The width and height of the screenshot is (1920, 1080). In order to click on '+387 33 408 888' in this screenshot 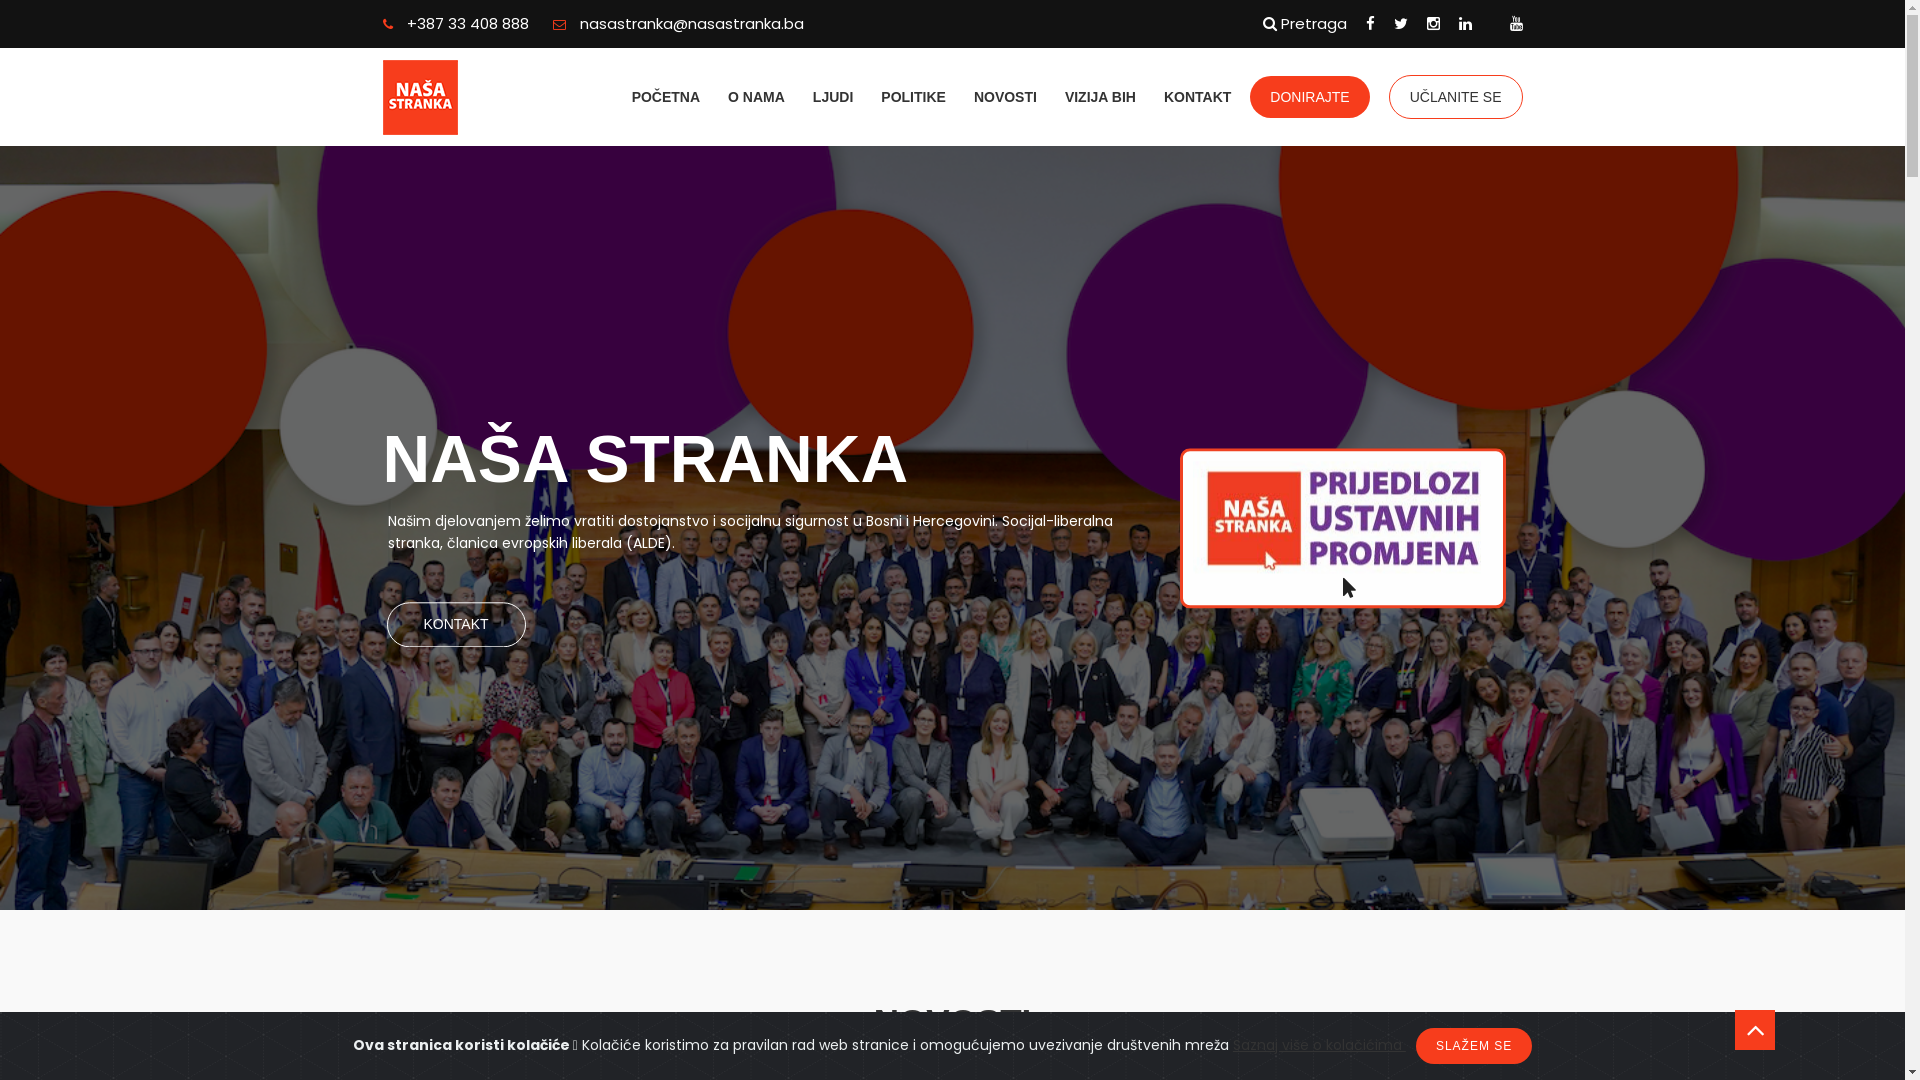, I will do `click(454, 23)`.